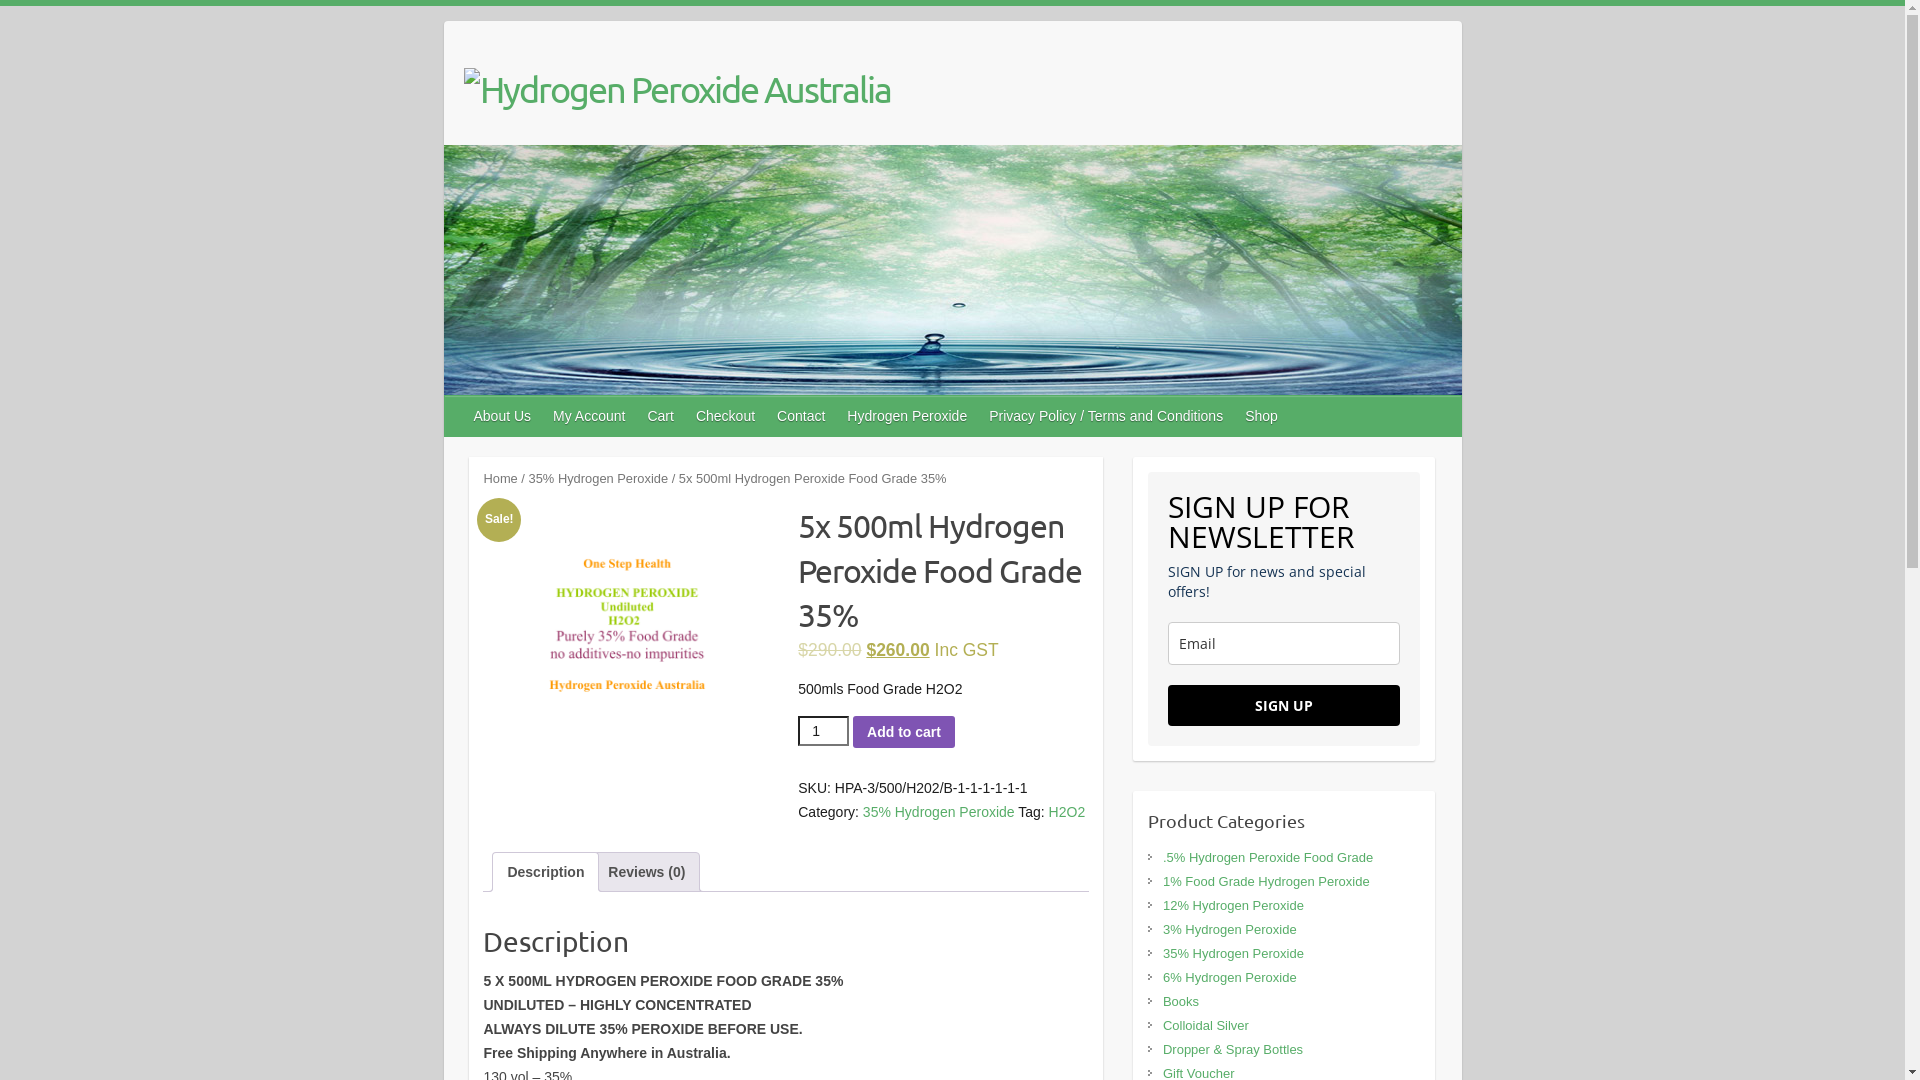  Describe the element at coordinates (1261, 415) in the screenshot. I see `'Shop'` at that location.